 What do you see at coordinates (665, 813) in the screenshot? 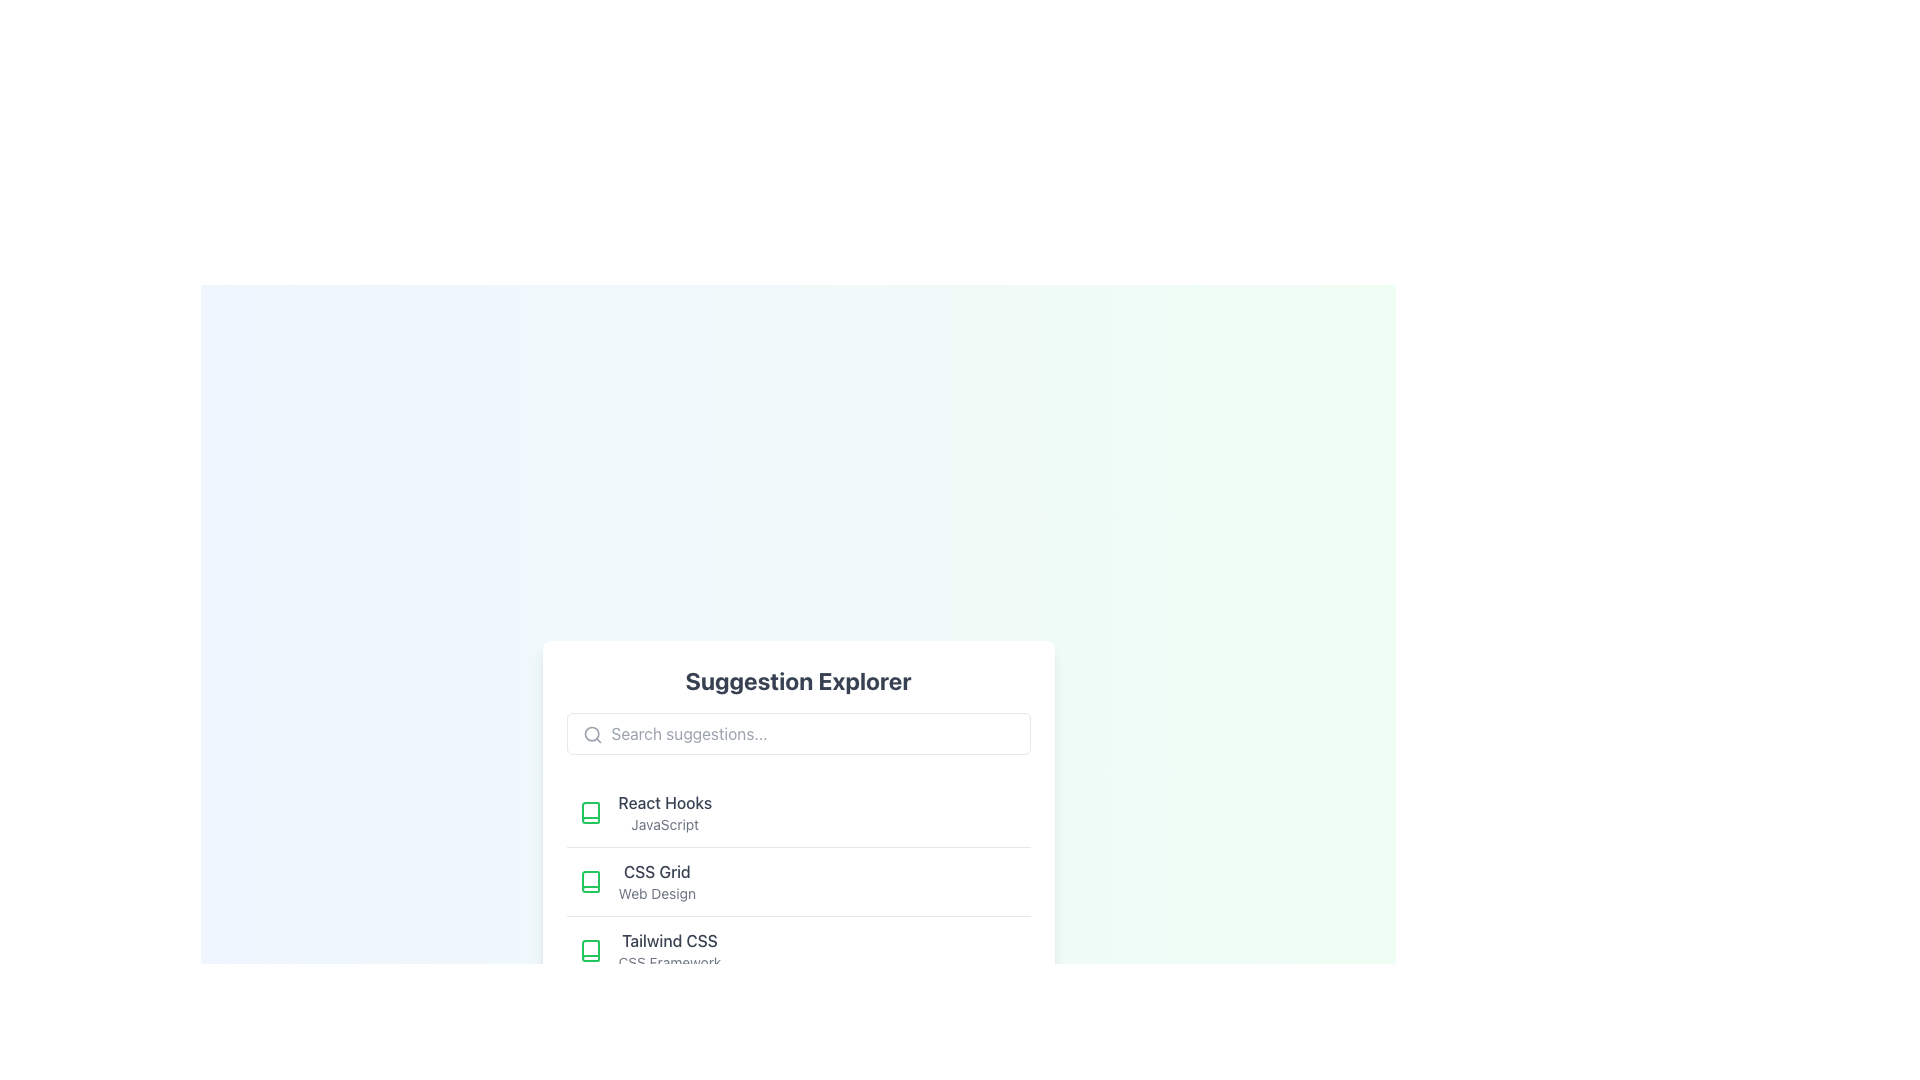
I see `the first suggestion text related to 'React Hooks' in the 'Suggestion Explorer'` at bounding box center [665, 813].